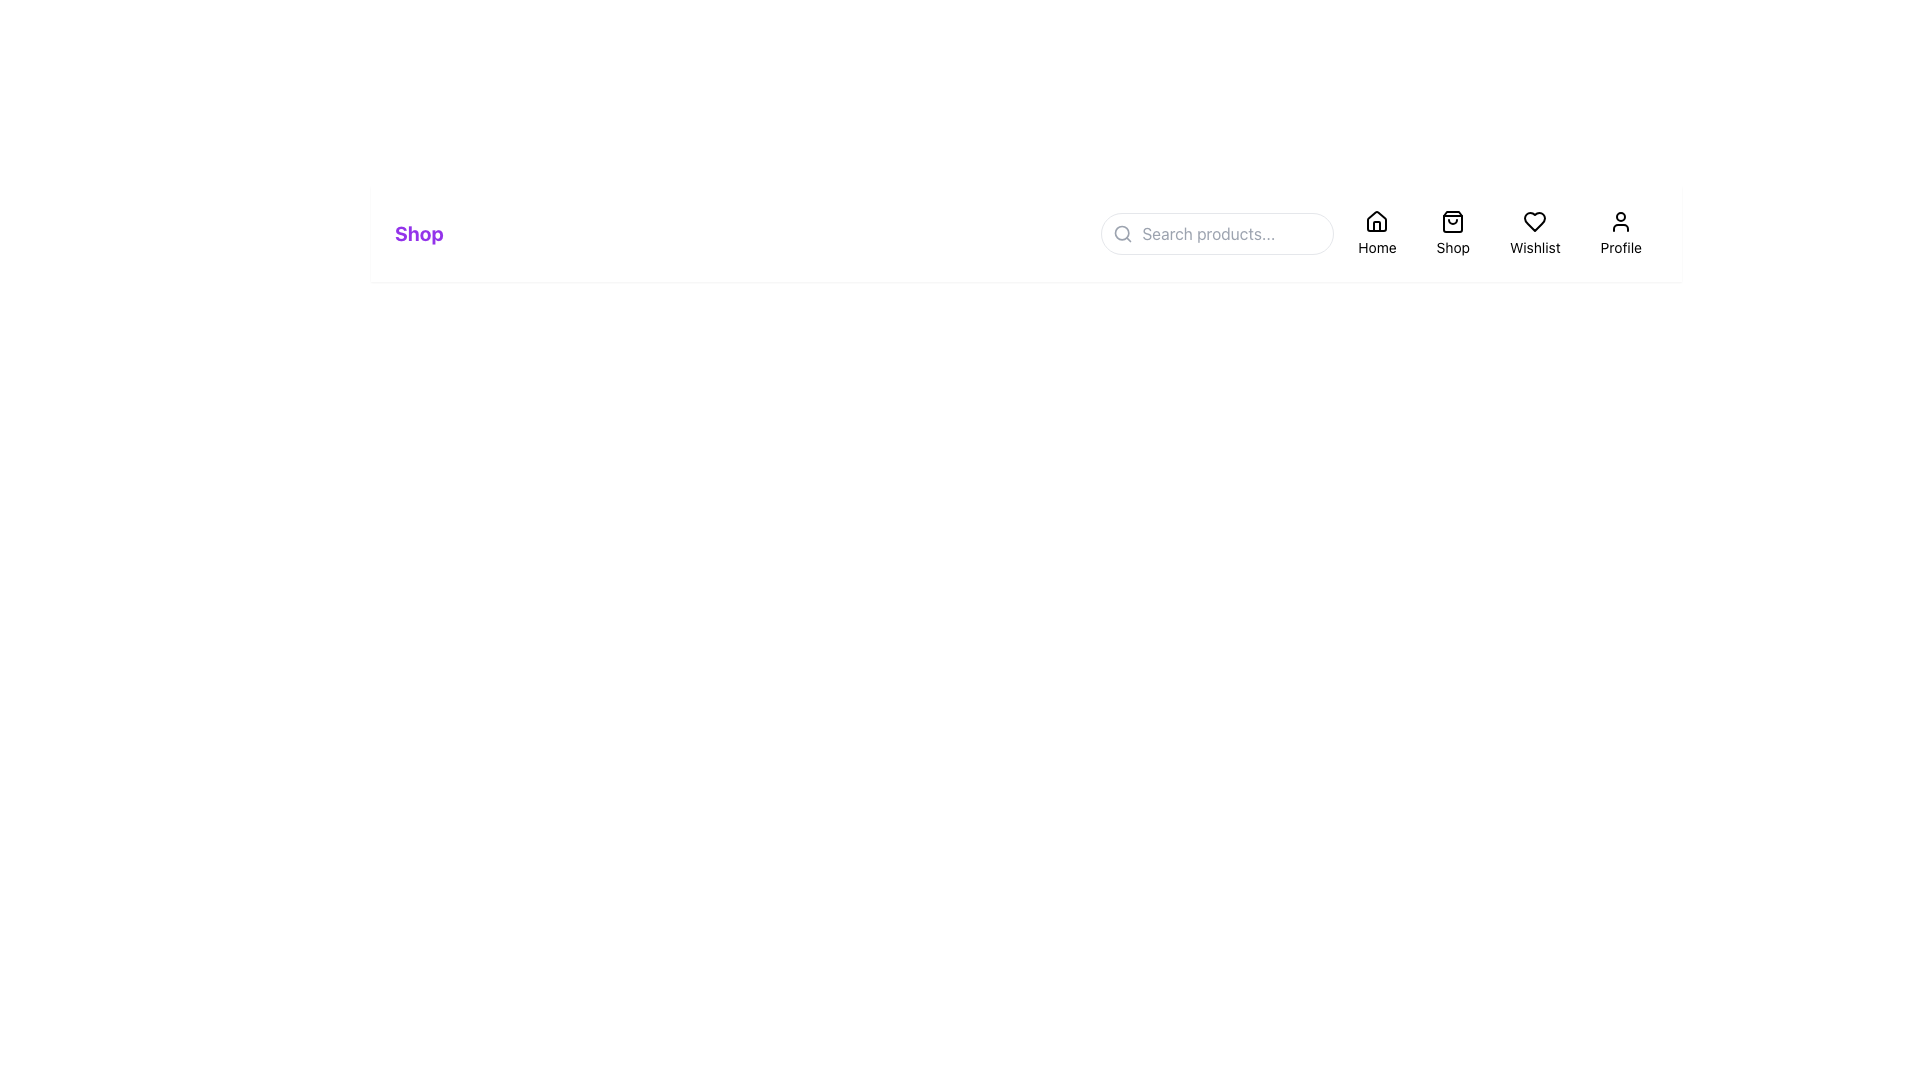 This screenshot has width=1920, height=1080. What do you see at coordinates (1376, 222) in the screenshot?
I see `the homepage shortcut icon, located between the search bar and the 'Shop' navigation item` at bounding box center [1376, 222].